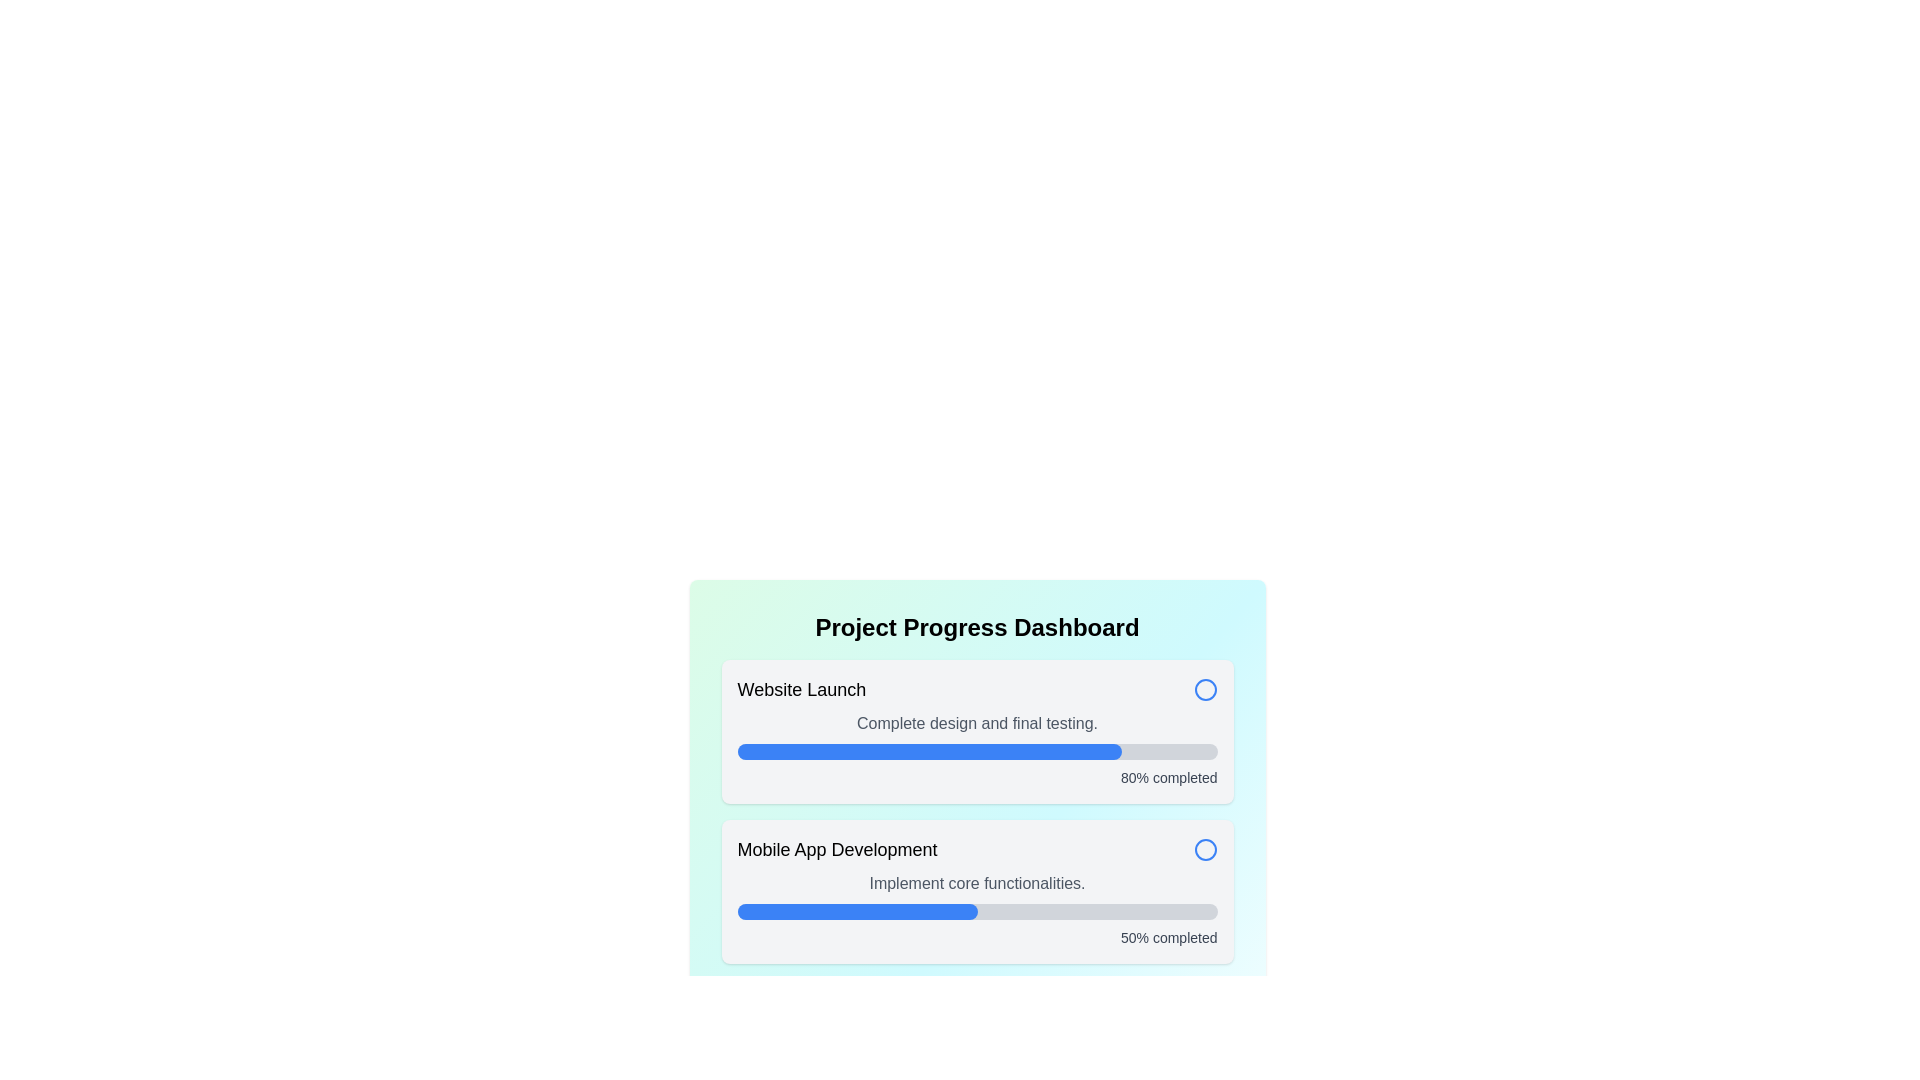 The width and height of the screenshot is (1920, 1080). Describe the element at coordinates (977, 911) in the screenshot. I see `the progress bar located in the 'Mobile App Development' section, which has a gray background and a blue section indicating 50% progress` at that location.